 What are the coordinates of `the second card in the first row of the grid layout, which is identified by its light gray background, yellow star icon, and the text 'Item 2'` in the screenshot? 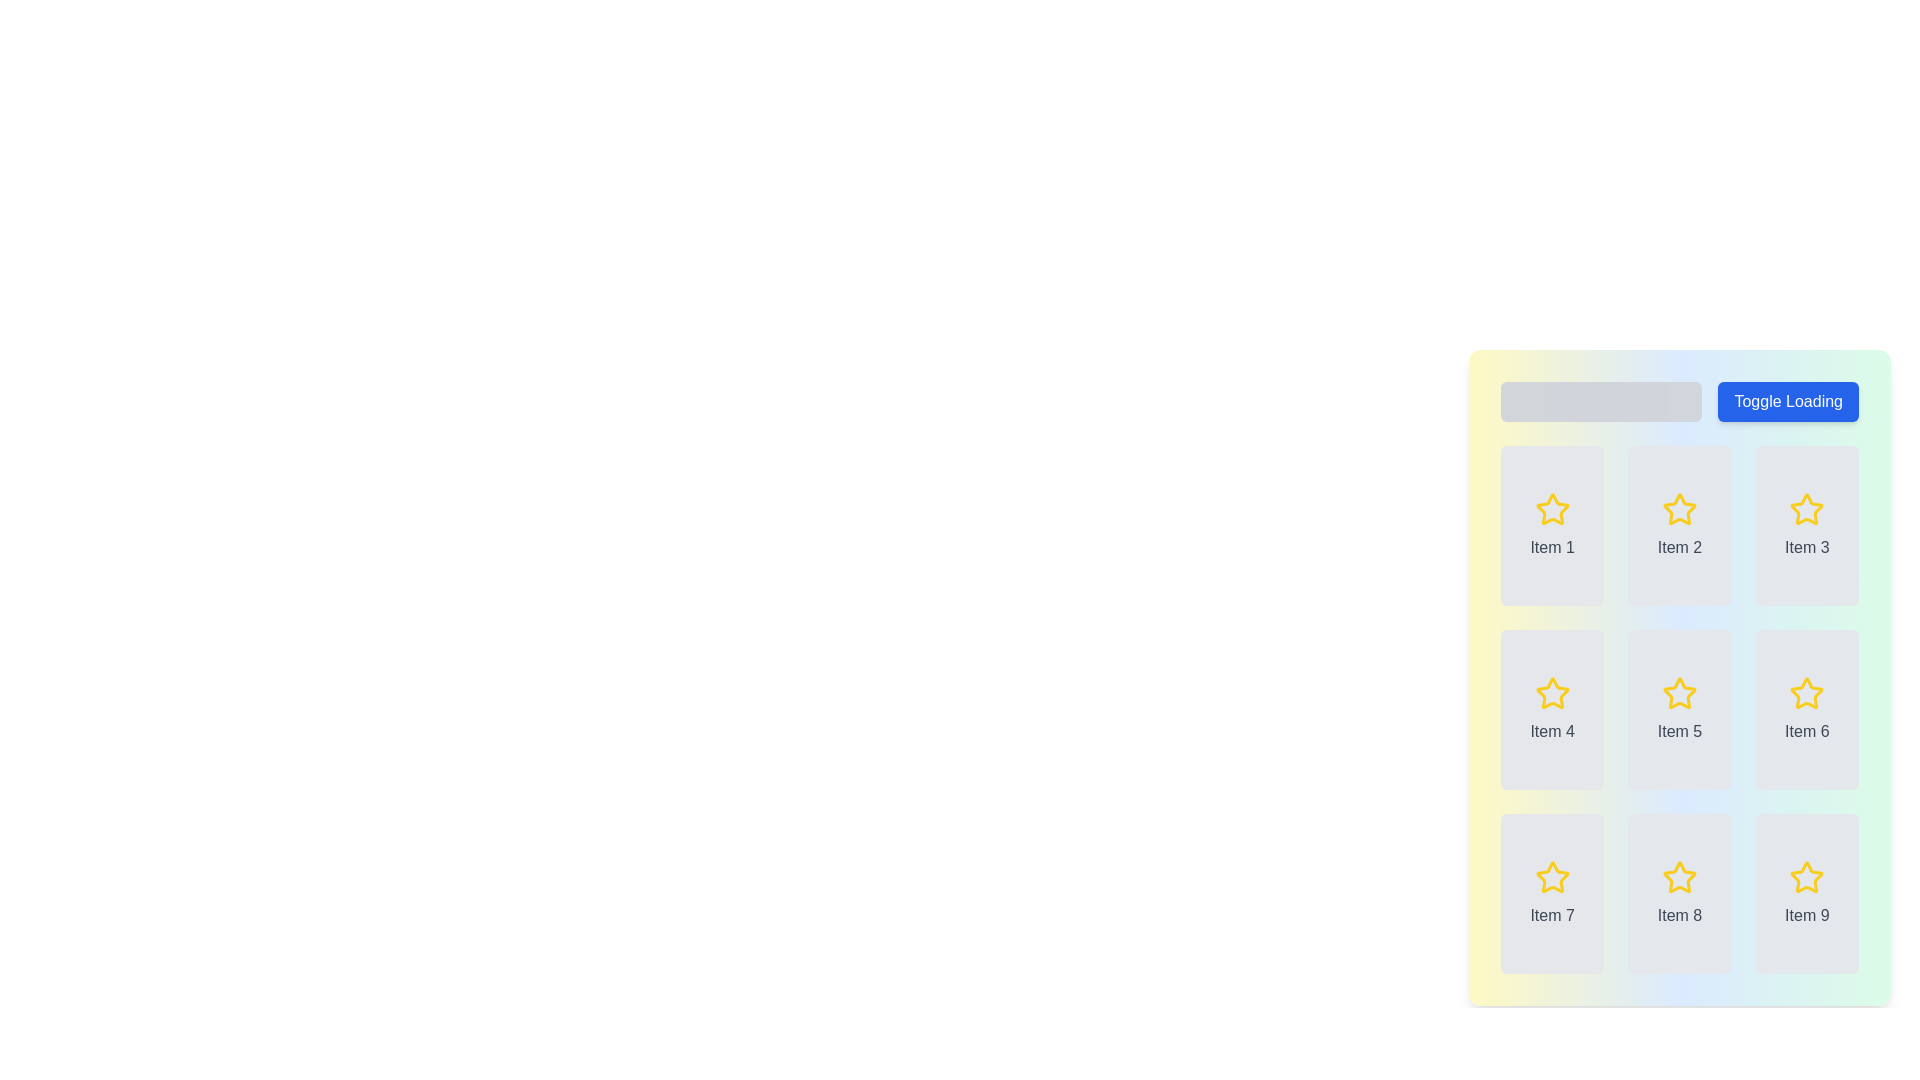 It's located at (1680, 524).